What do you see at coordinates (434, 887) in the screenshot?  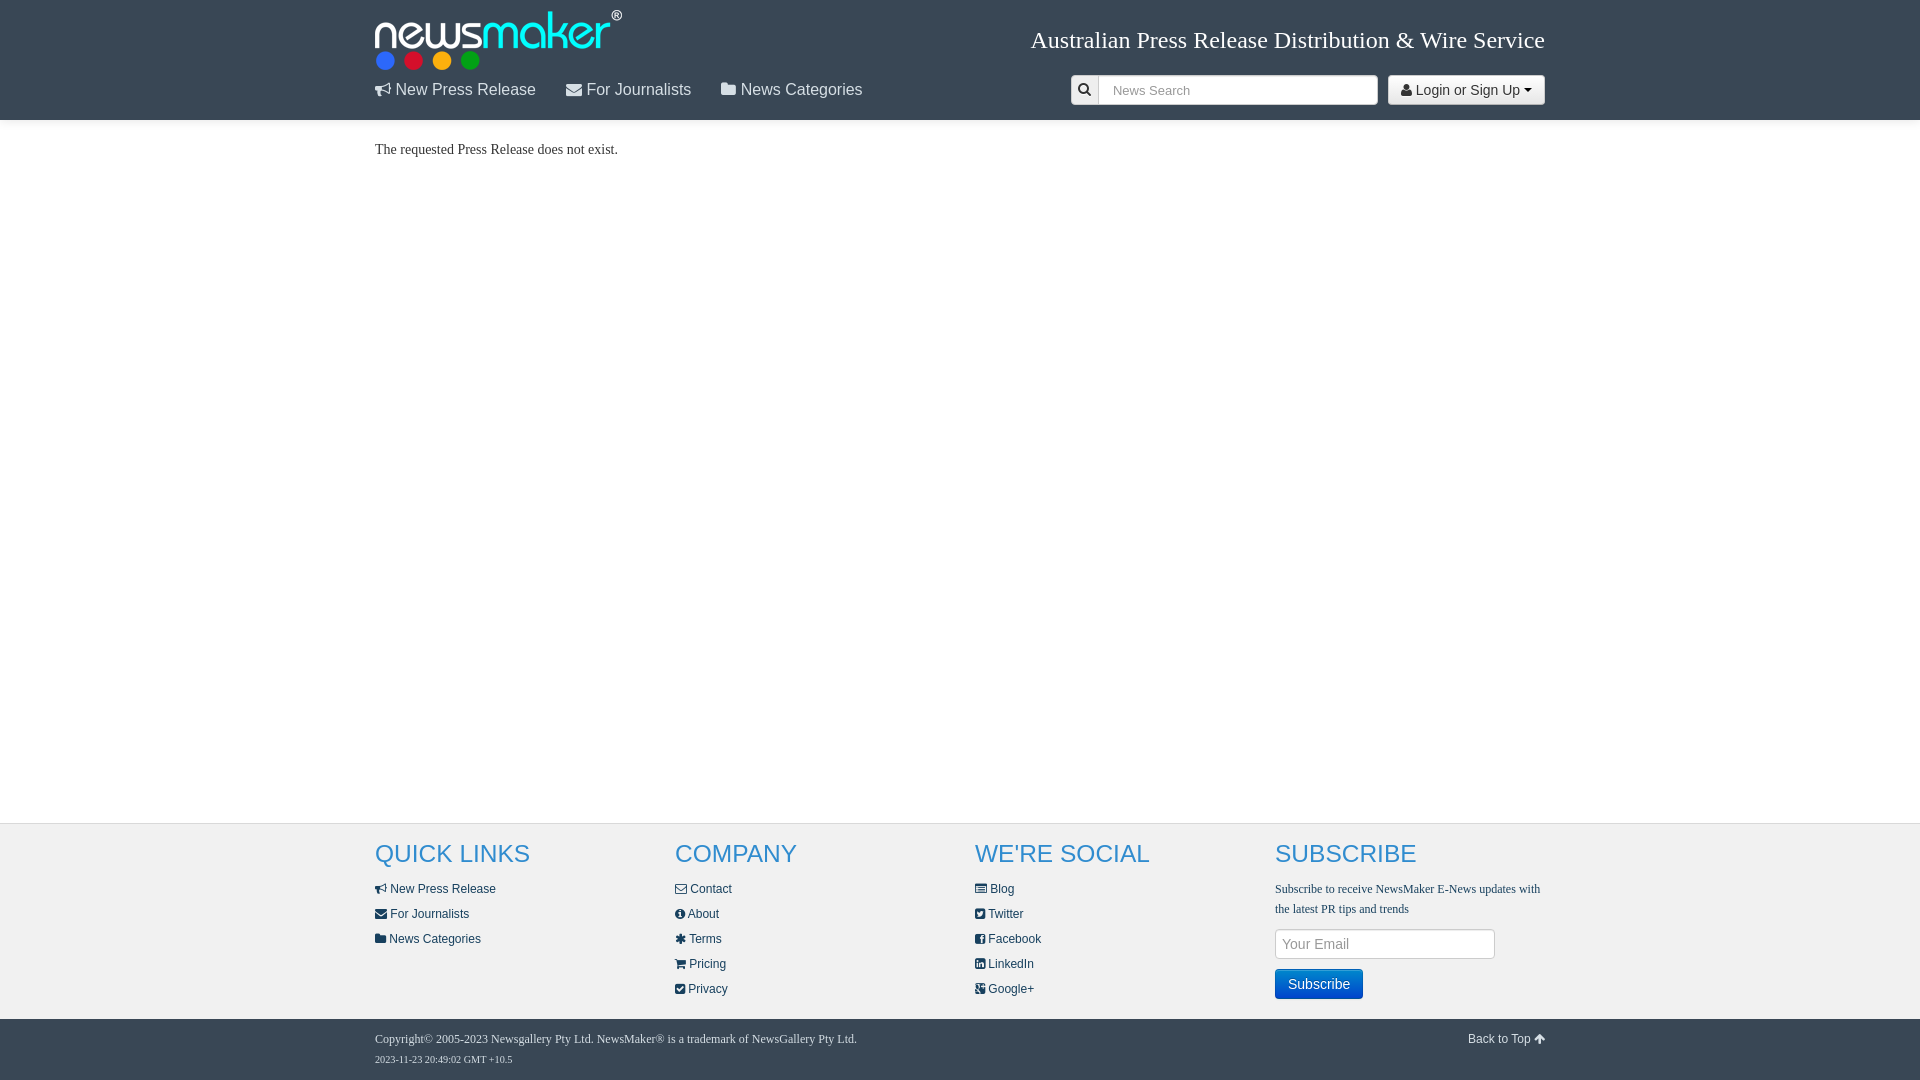 I see `'New Press Release'` at bounding box center [434, 887].